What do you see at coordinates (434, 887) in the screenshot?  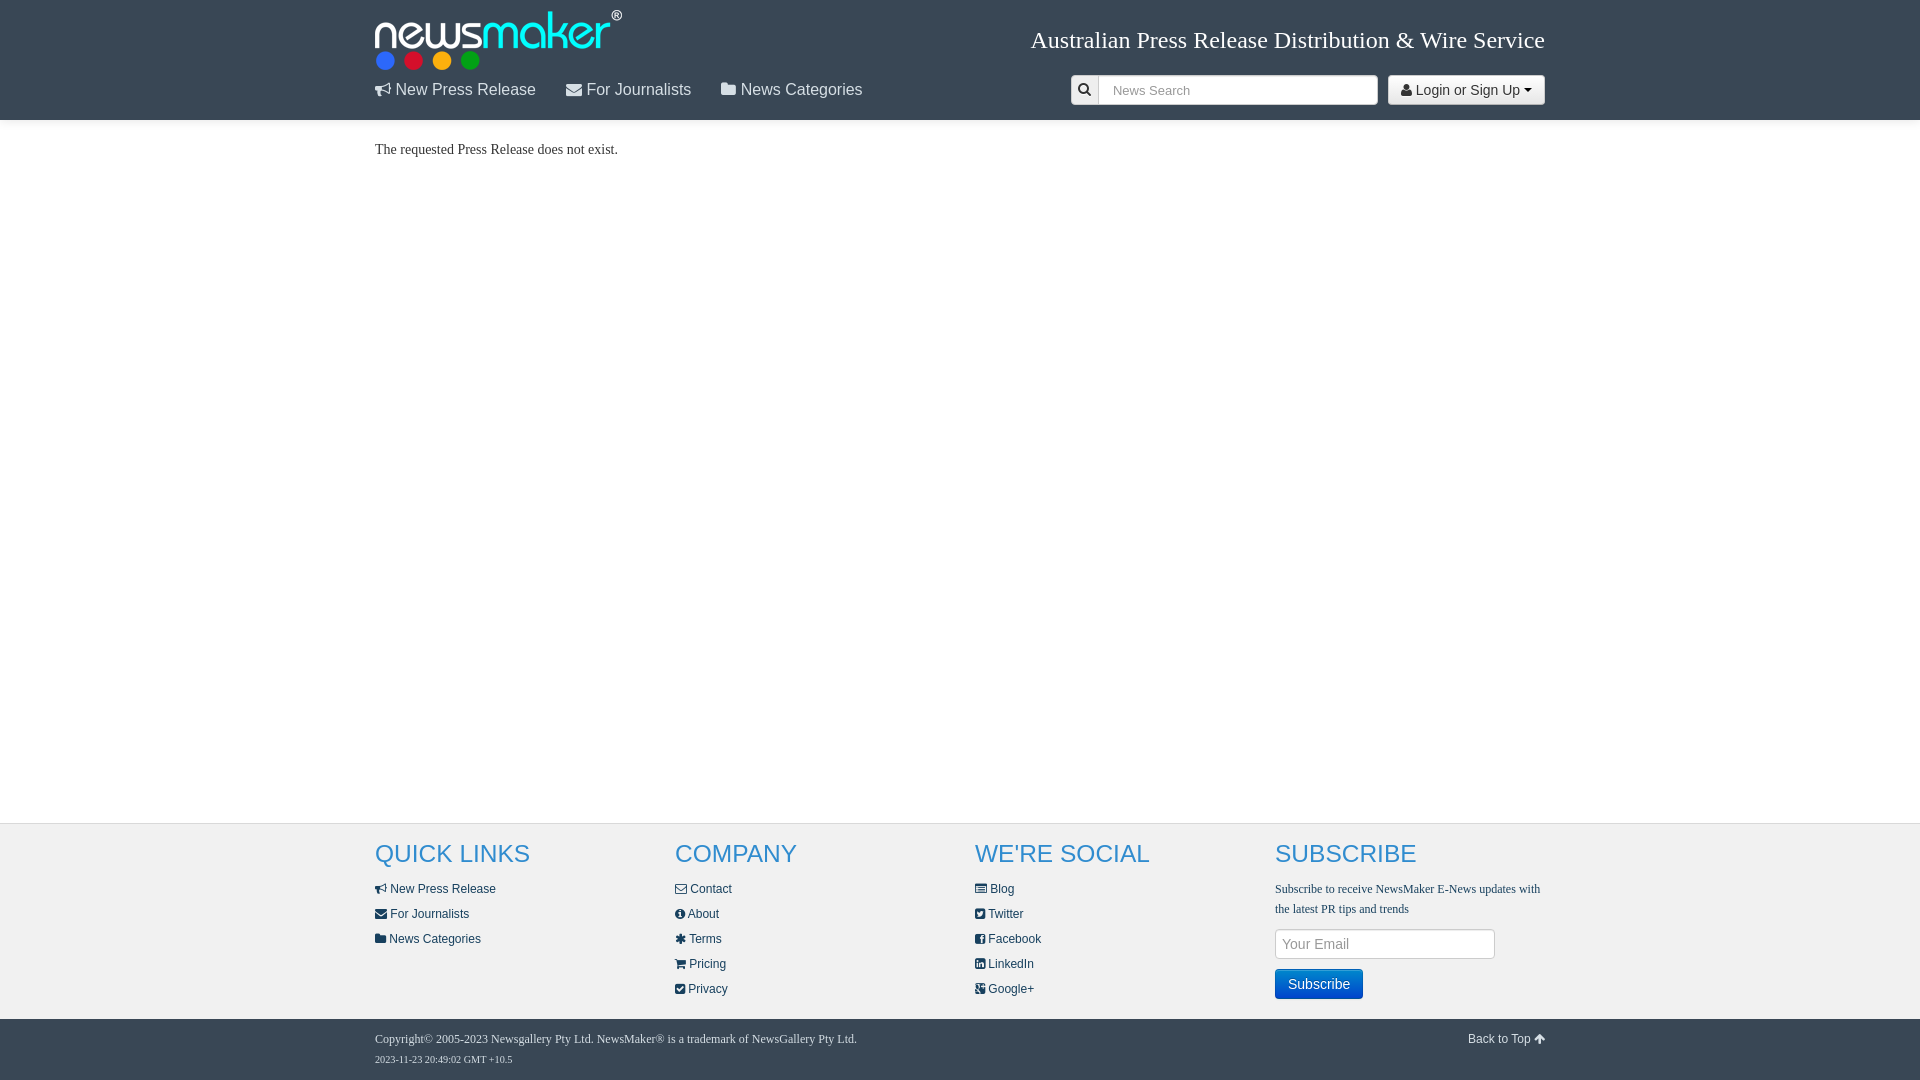 I see `'New Press Release'` at bounding box center [434, 887].